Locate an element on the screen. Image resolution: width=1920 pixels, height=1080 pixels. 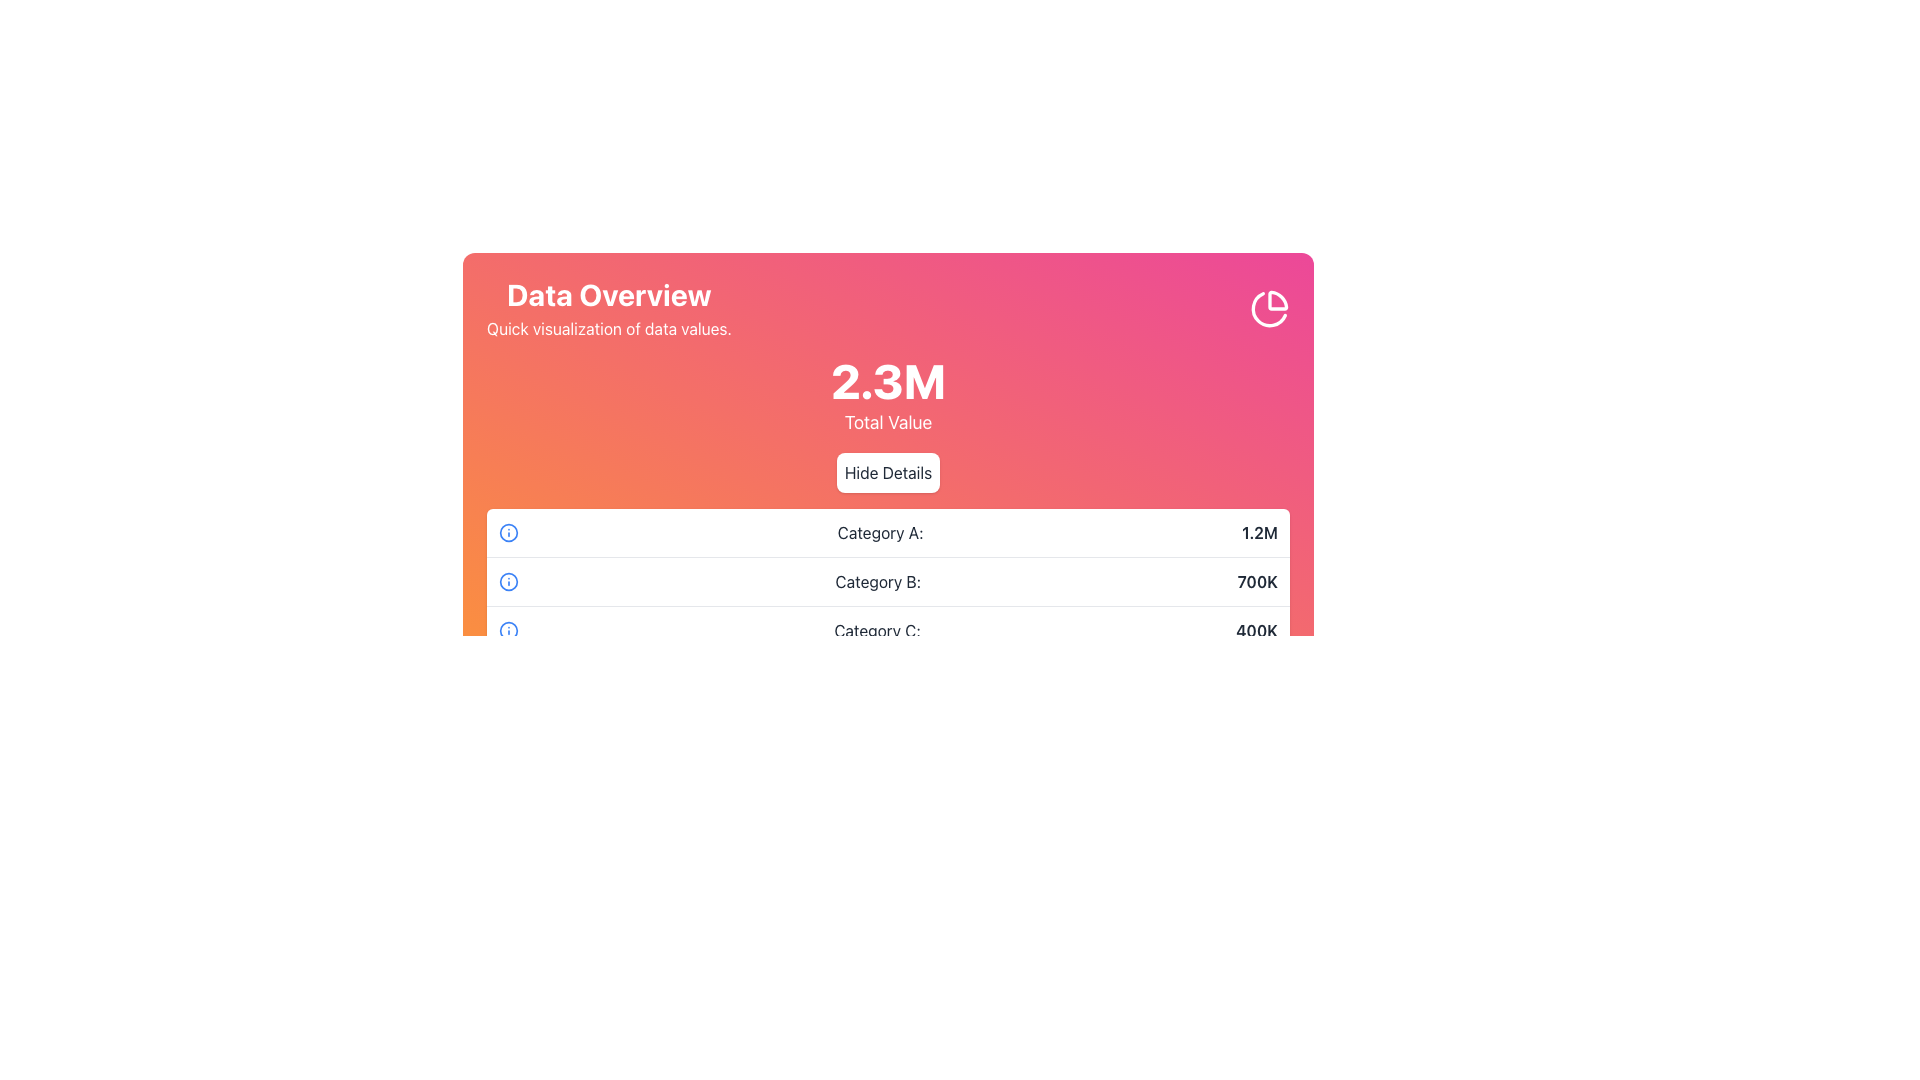
the text label that reads 'Quick visualization of data values.', positioned directly below the 'Data Overview' heading in the card or panel is located at coordinates (608, 327).